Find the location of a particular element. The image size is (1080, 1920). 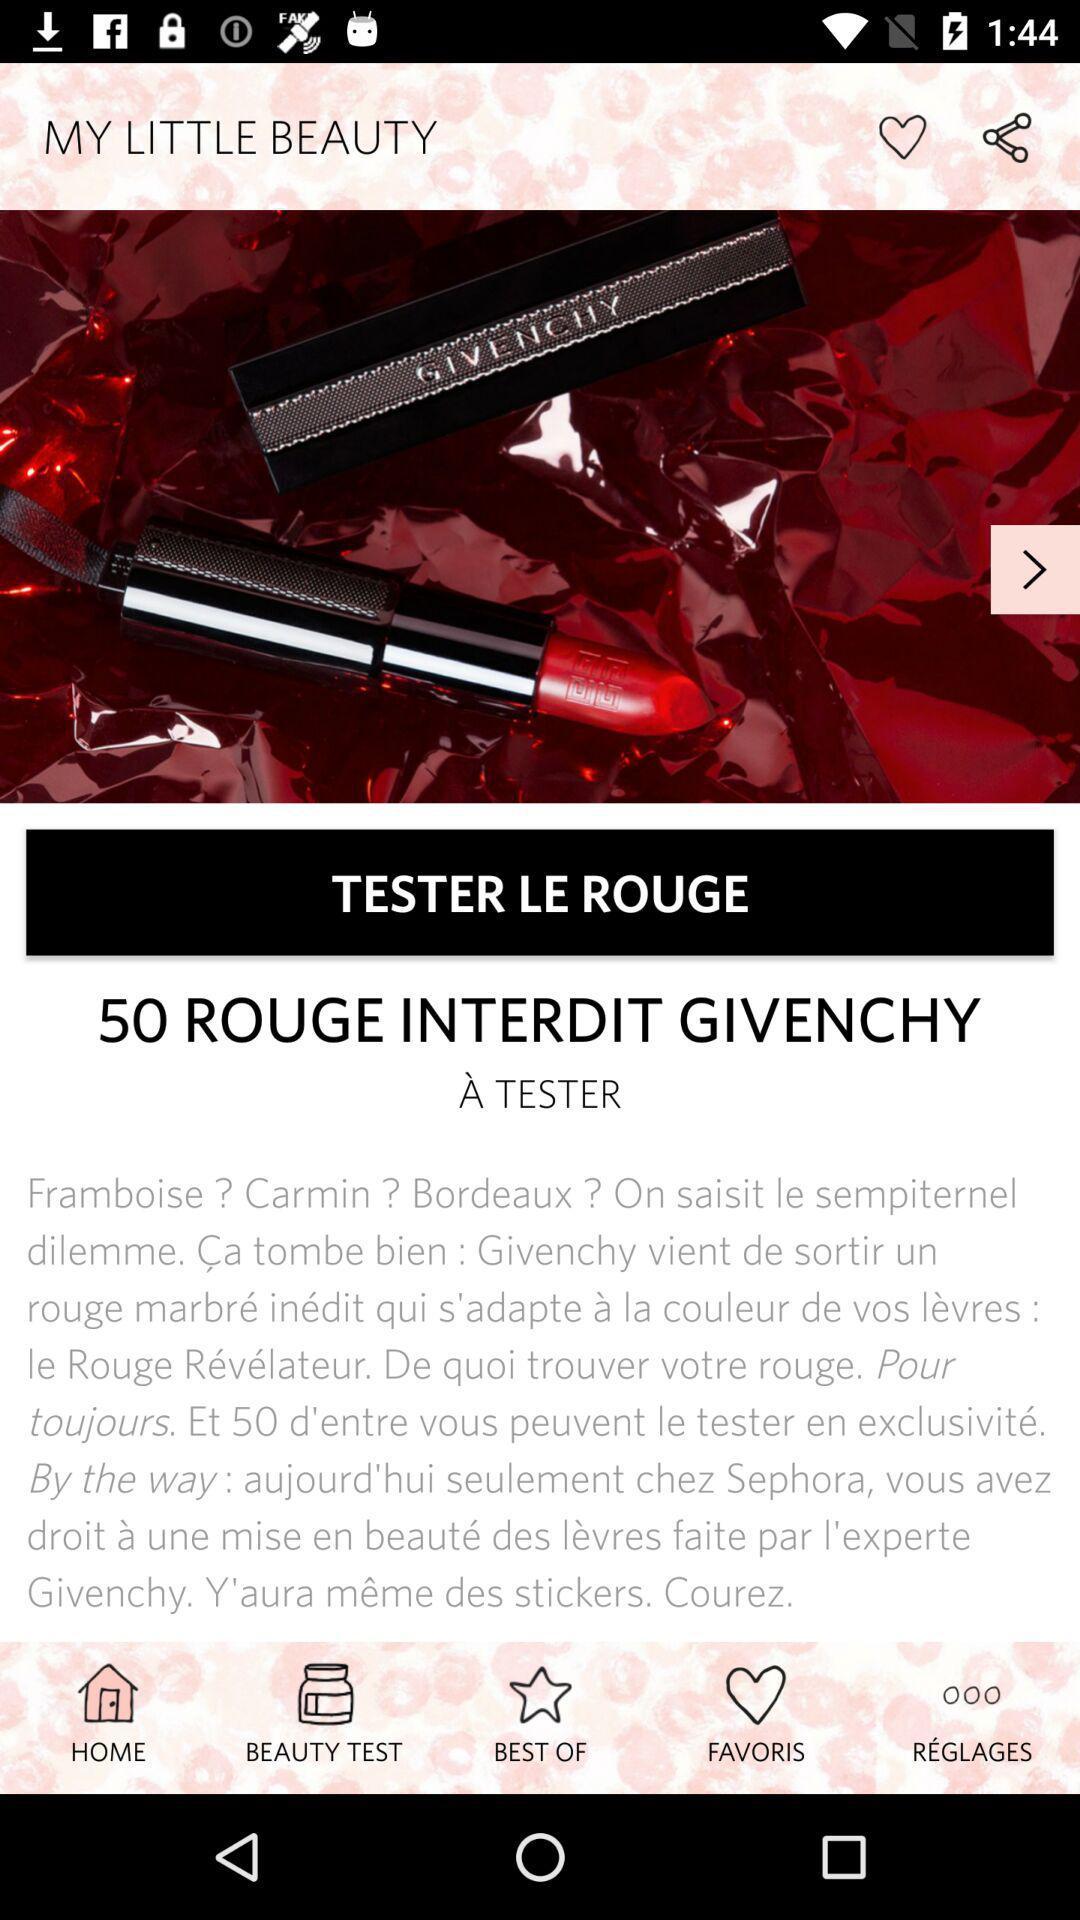

share option is located at coordinates (1006, 135).